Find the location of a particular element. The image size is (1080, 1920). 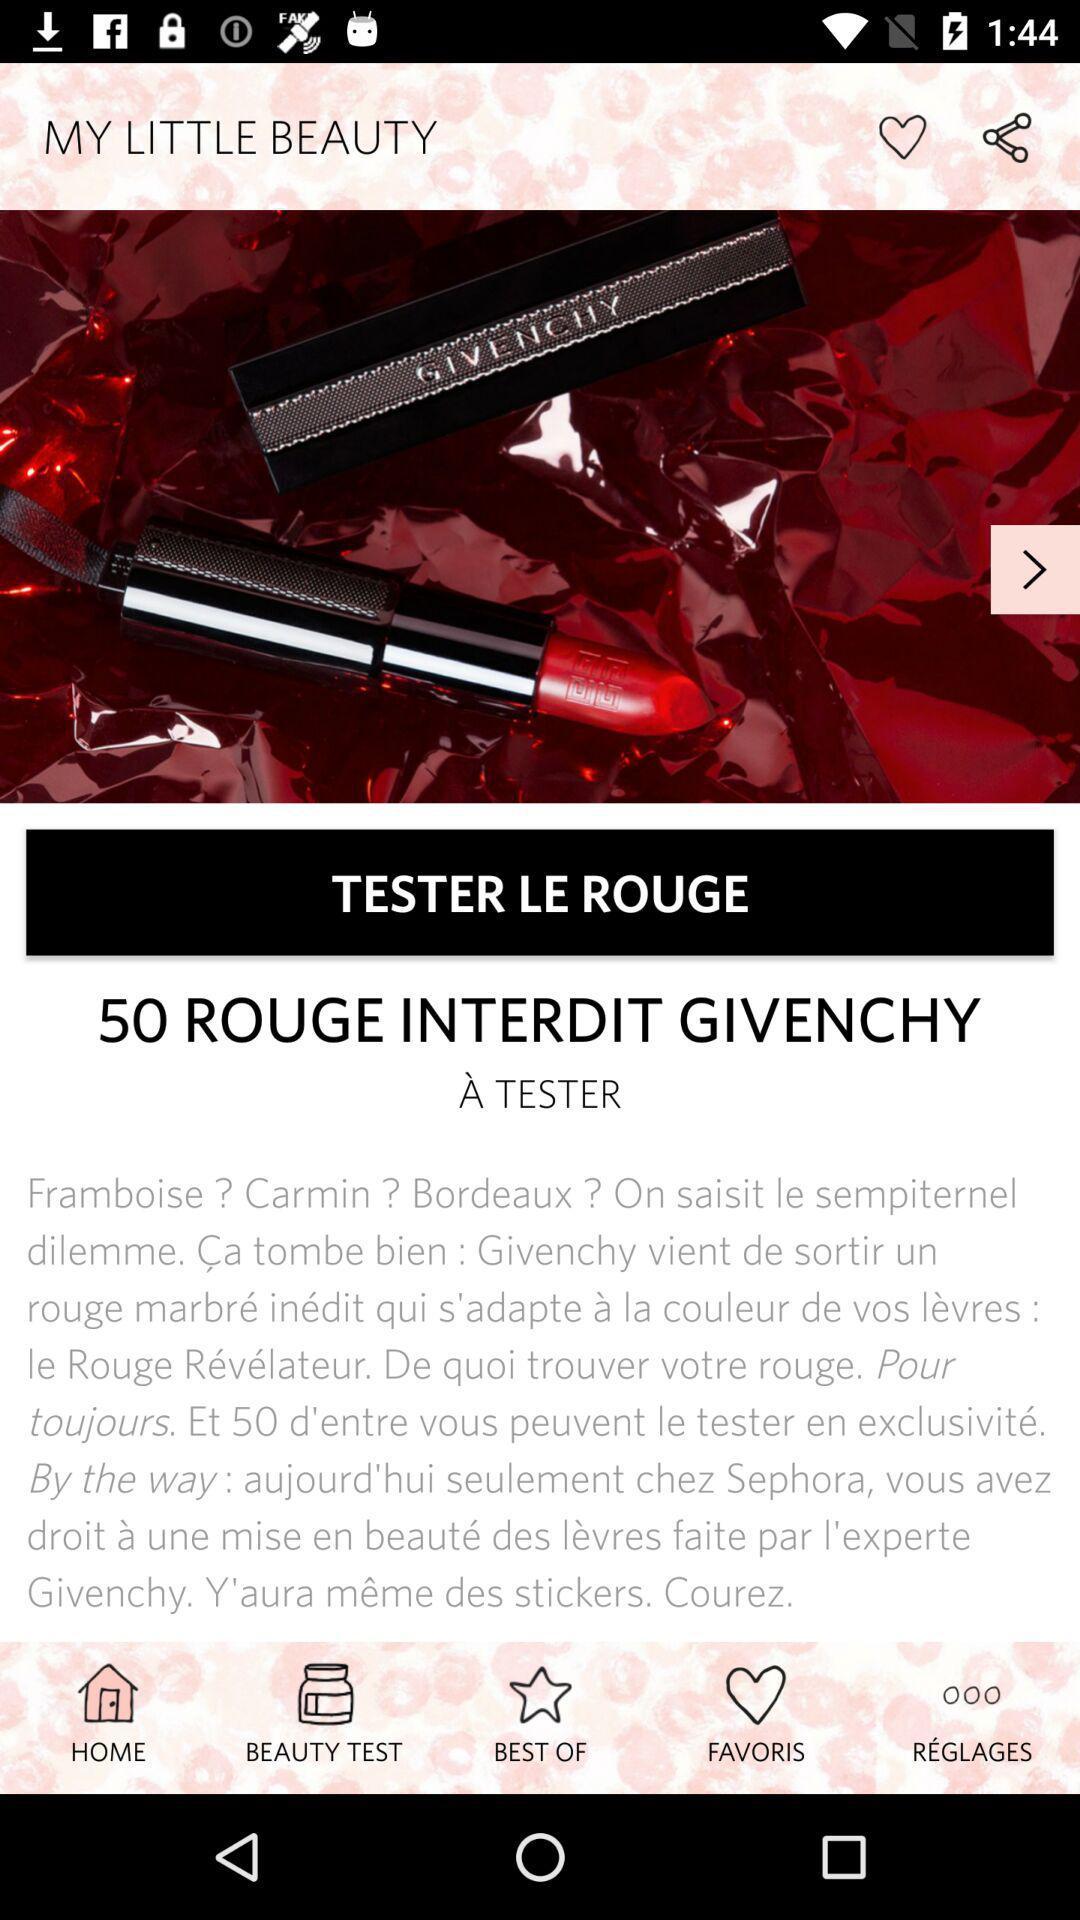

share option is located at coordinates (1006, 135).